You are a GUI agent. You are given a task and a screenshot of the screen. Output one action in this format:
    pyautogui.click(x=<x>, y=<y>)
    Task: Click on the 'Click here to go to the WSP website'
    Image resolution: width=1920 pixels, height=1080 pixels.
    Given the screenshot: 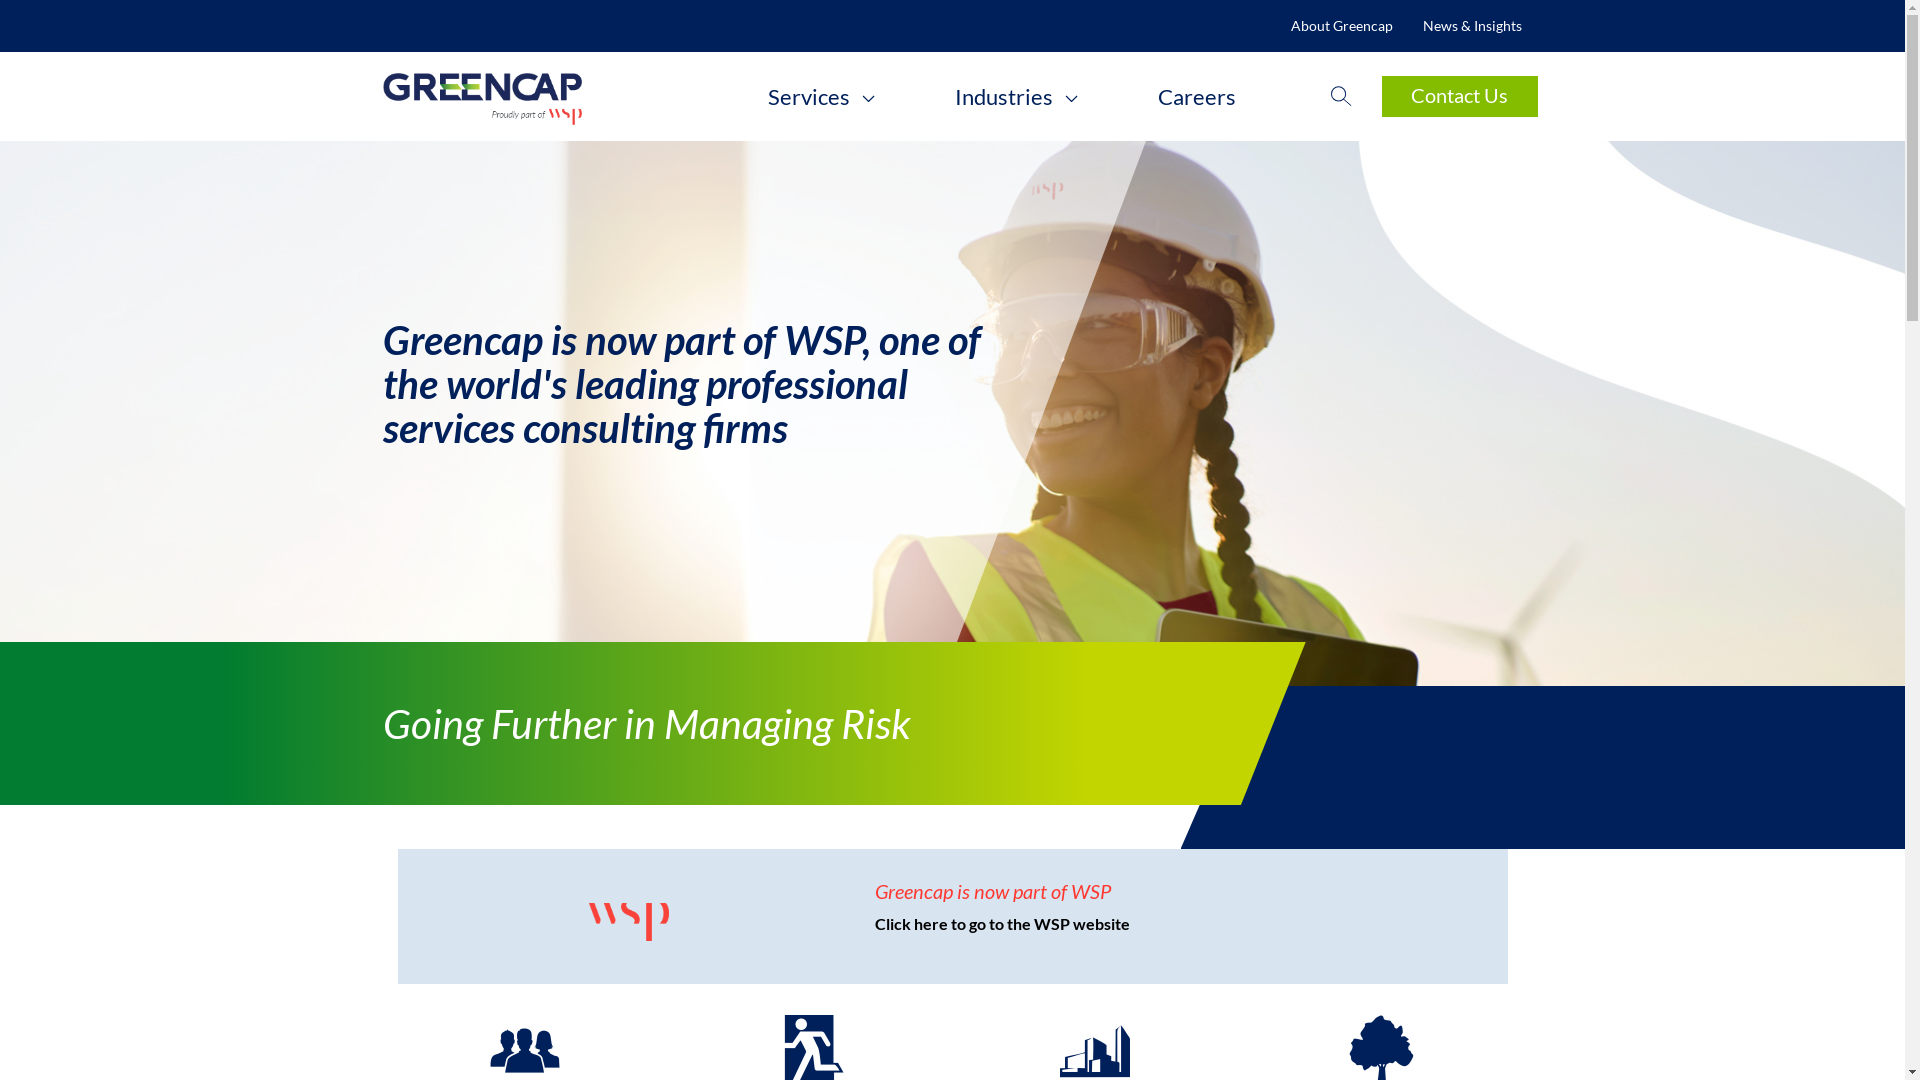 What is the action you would take?
    pyautogui.click(x=874, y=923)
    